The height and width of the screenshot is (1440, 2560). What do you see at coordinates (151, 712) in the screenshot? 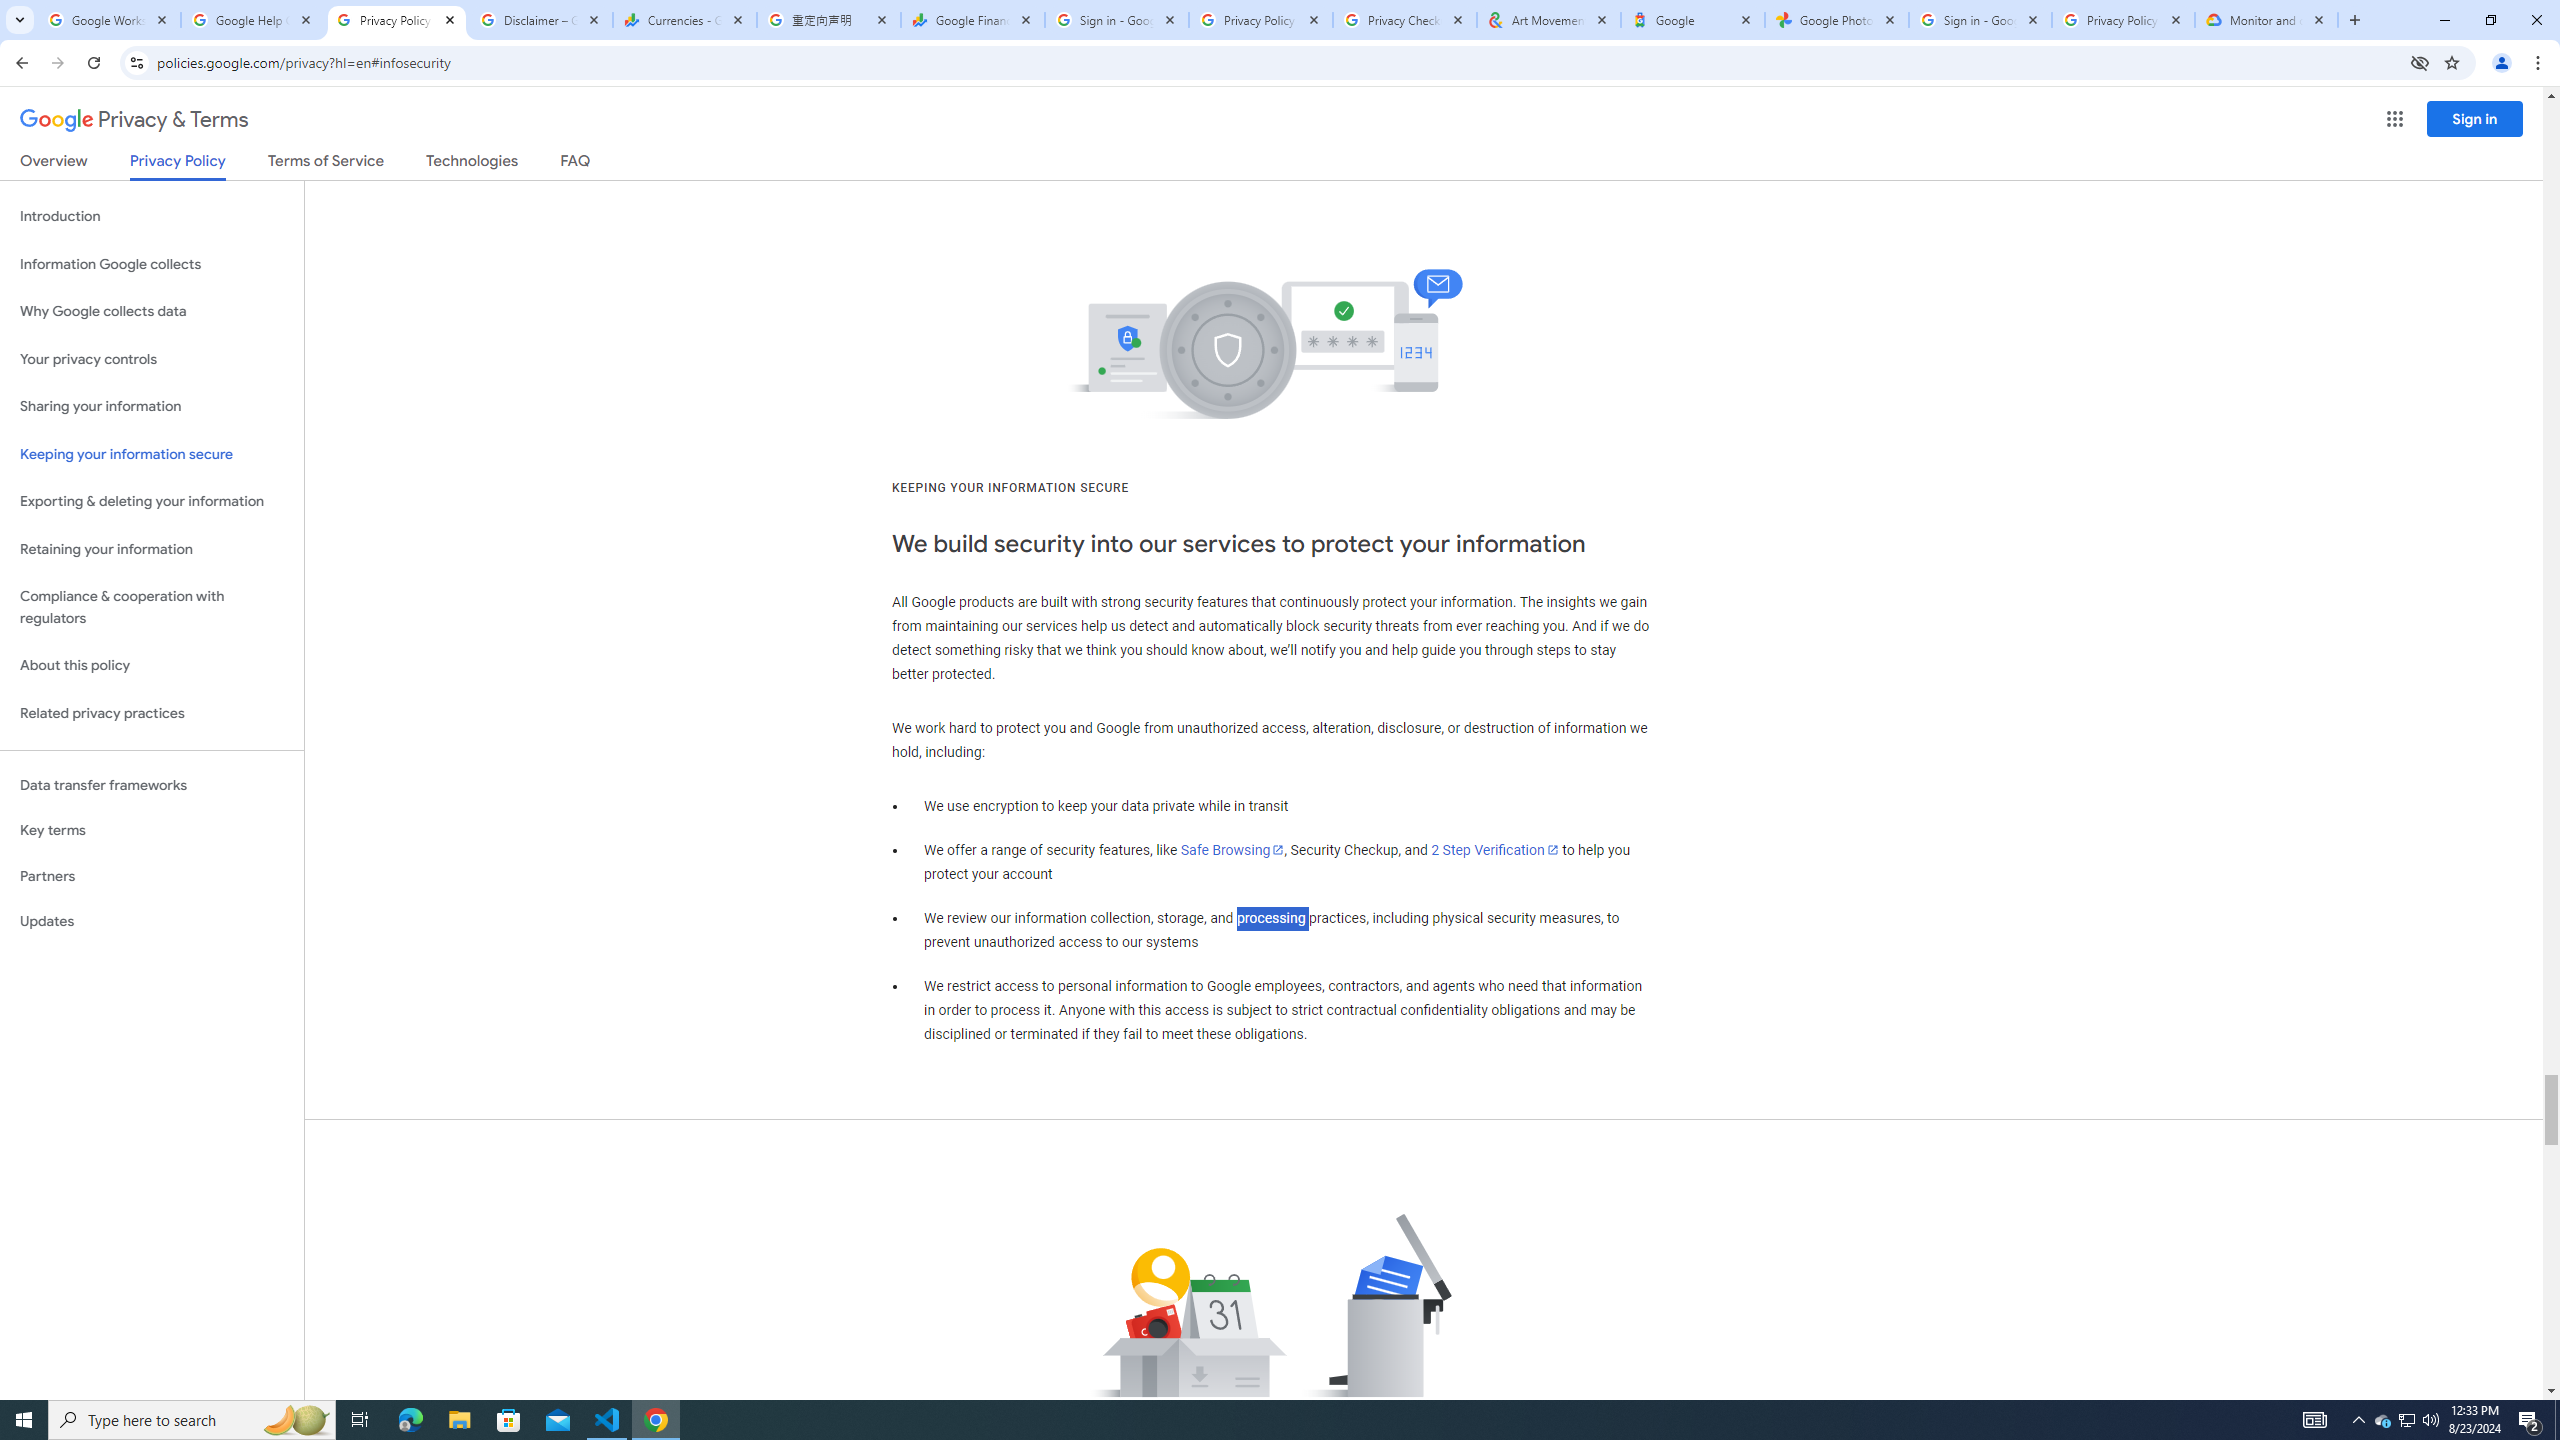
I see `'Related privacy practices'` at bounding box center [151, 712].